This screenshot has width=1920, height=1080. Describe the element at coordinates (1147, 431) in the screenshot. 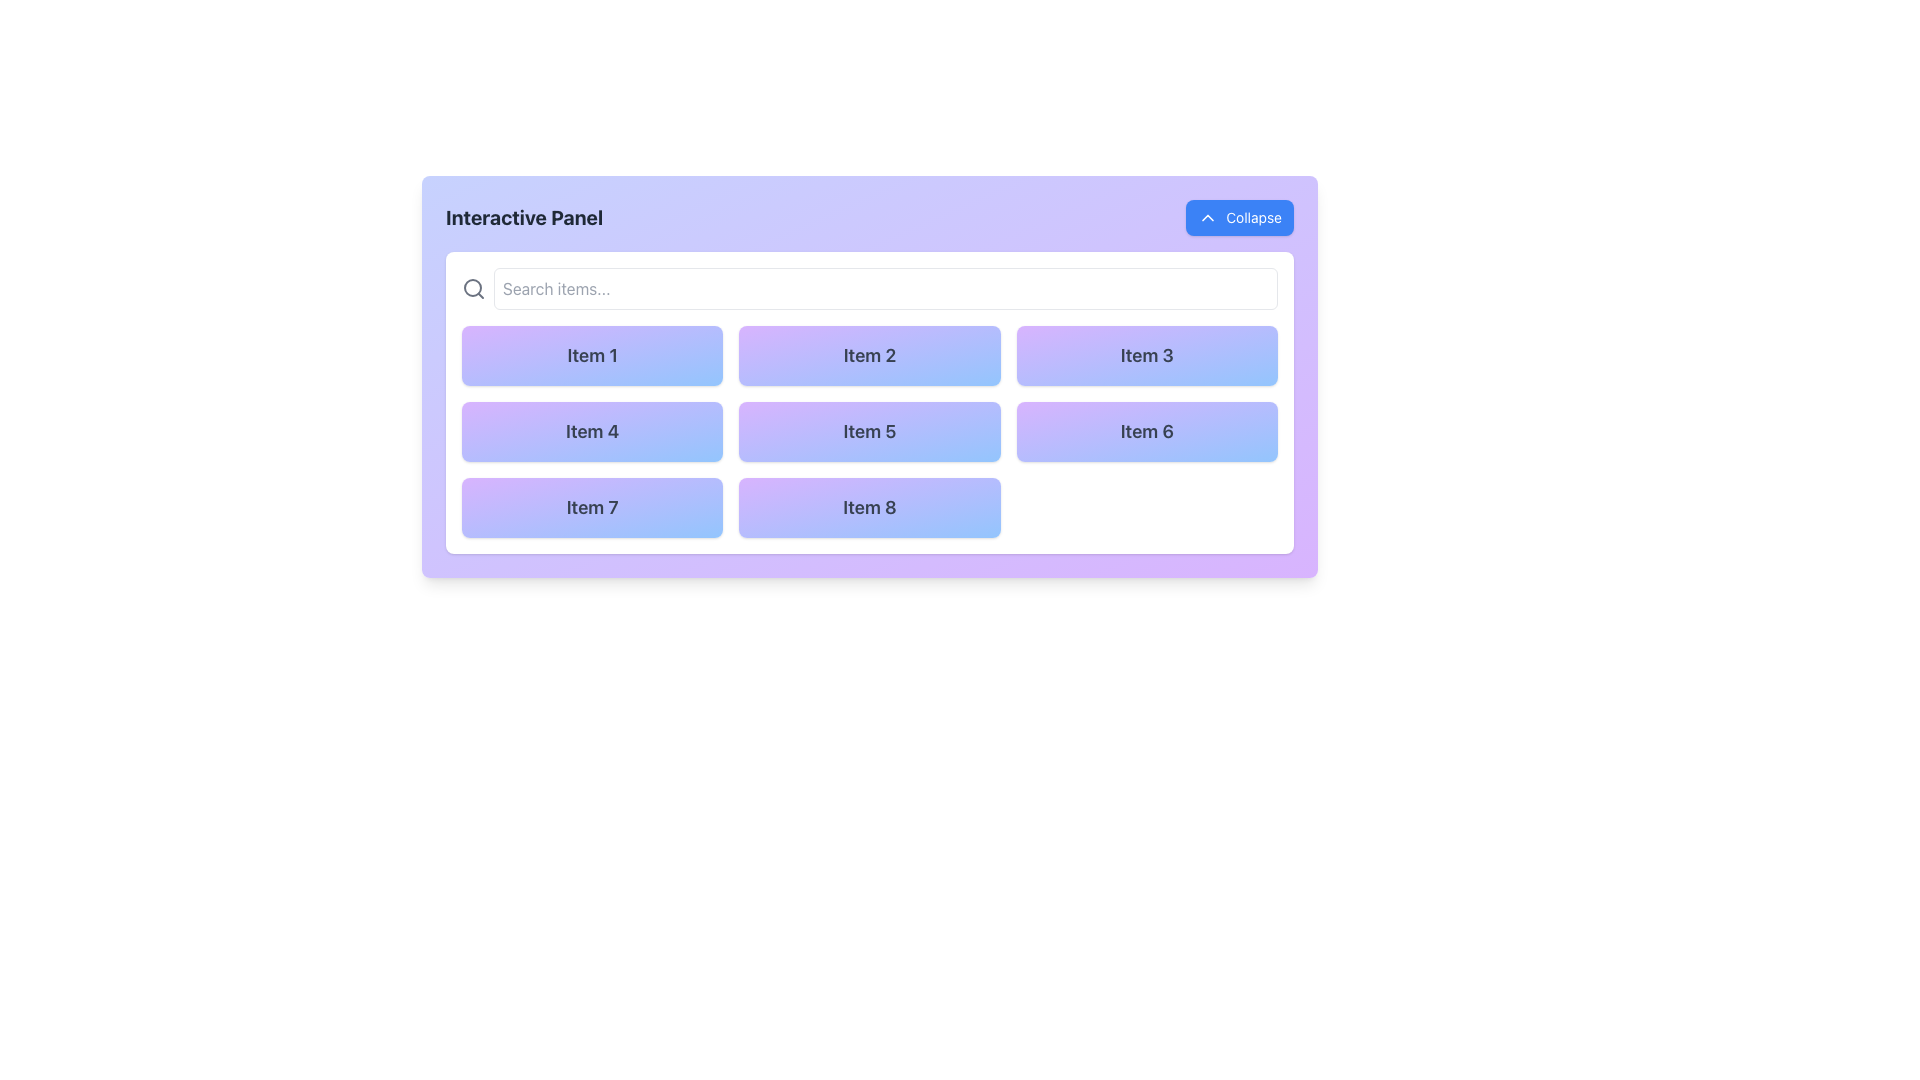

I see `the non-interactive button located in the third column of the second row in the grid layout, aligned with 'Item 5' to its left and 'Item 8' below it` at that location.